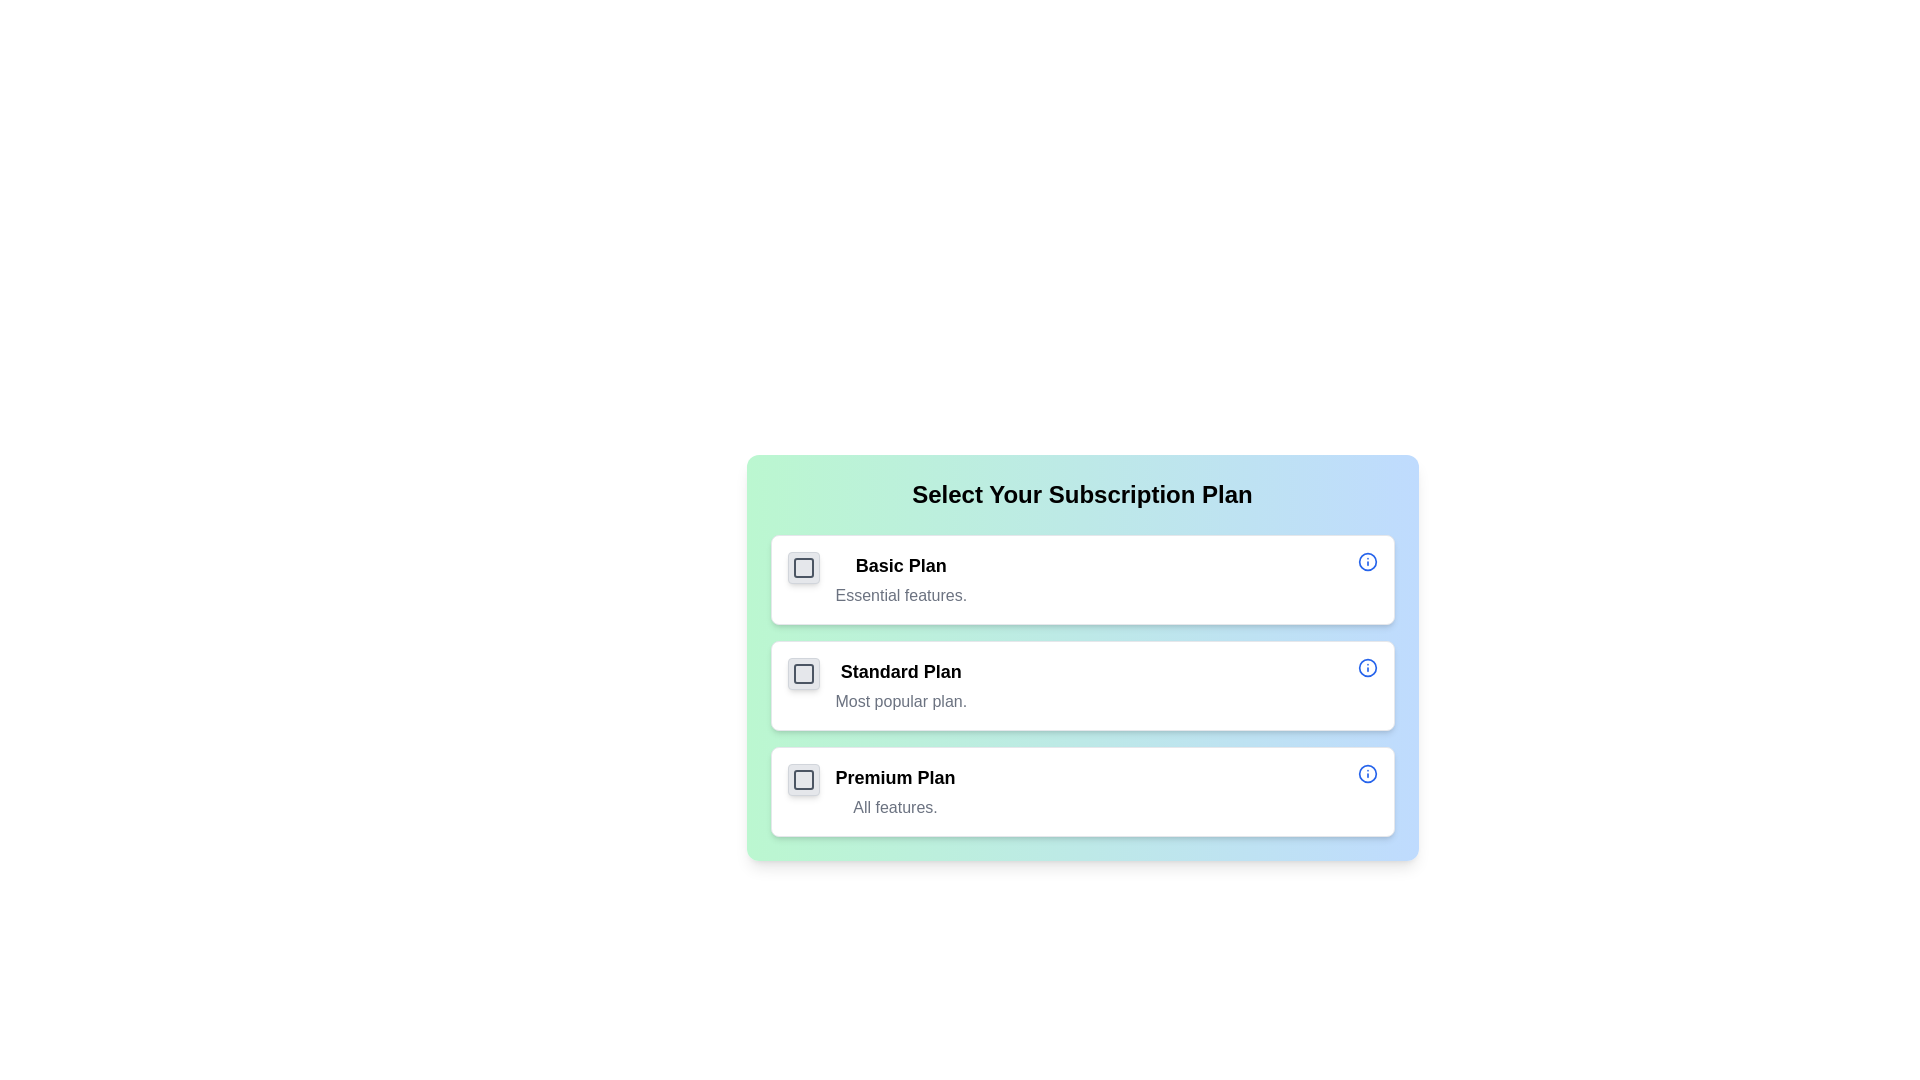 This screenshot has width=1920, height=1080. I want to click on the first square-shaped checkbox icon, located at the top section of the selectable options interface, so click(803, 567).